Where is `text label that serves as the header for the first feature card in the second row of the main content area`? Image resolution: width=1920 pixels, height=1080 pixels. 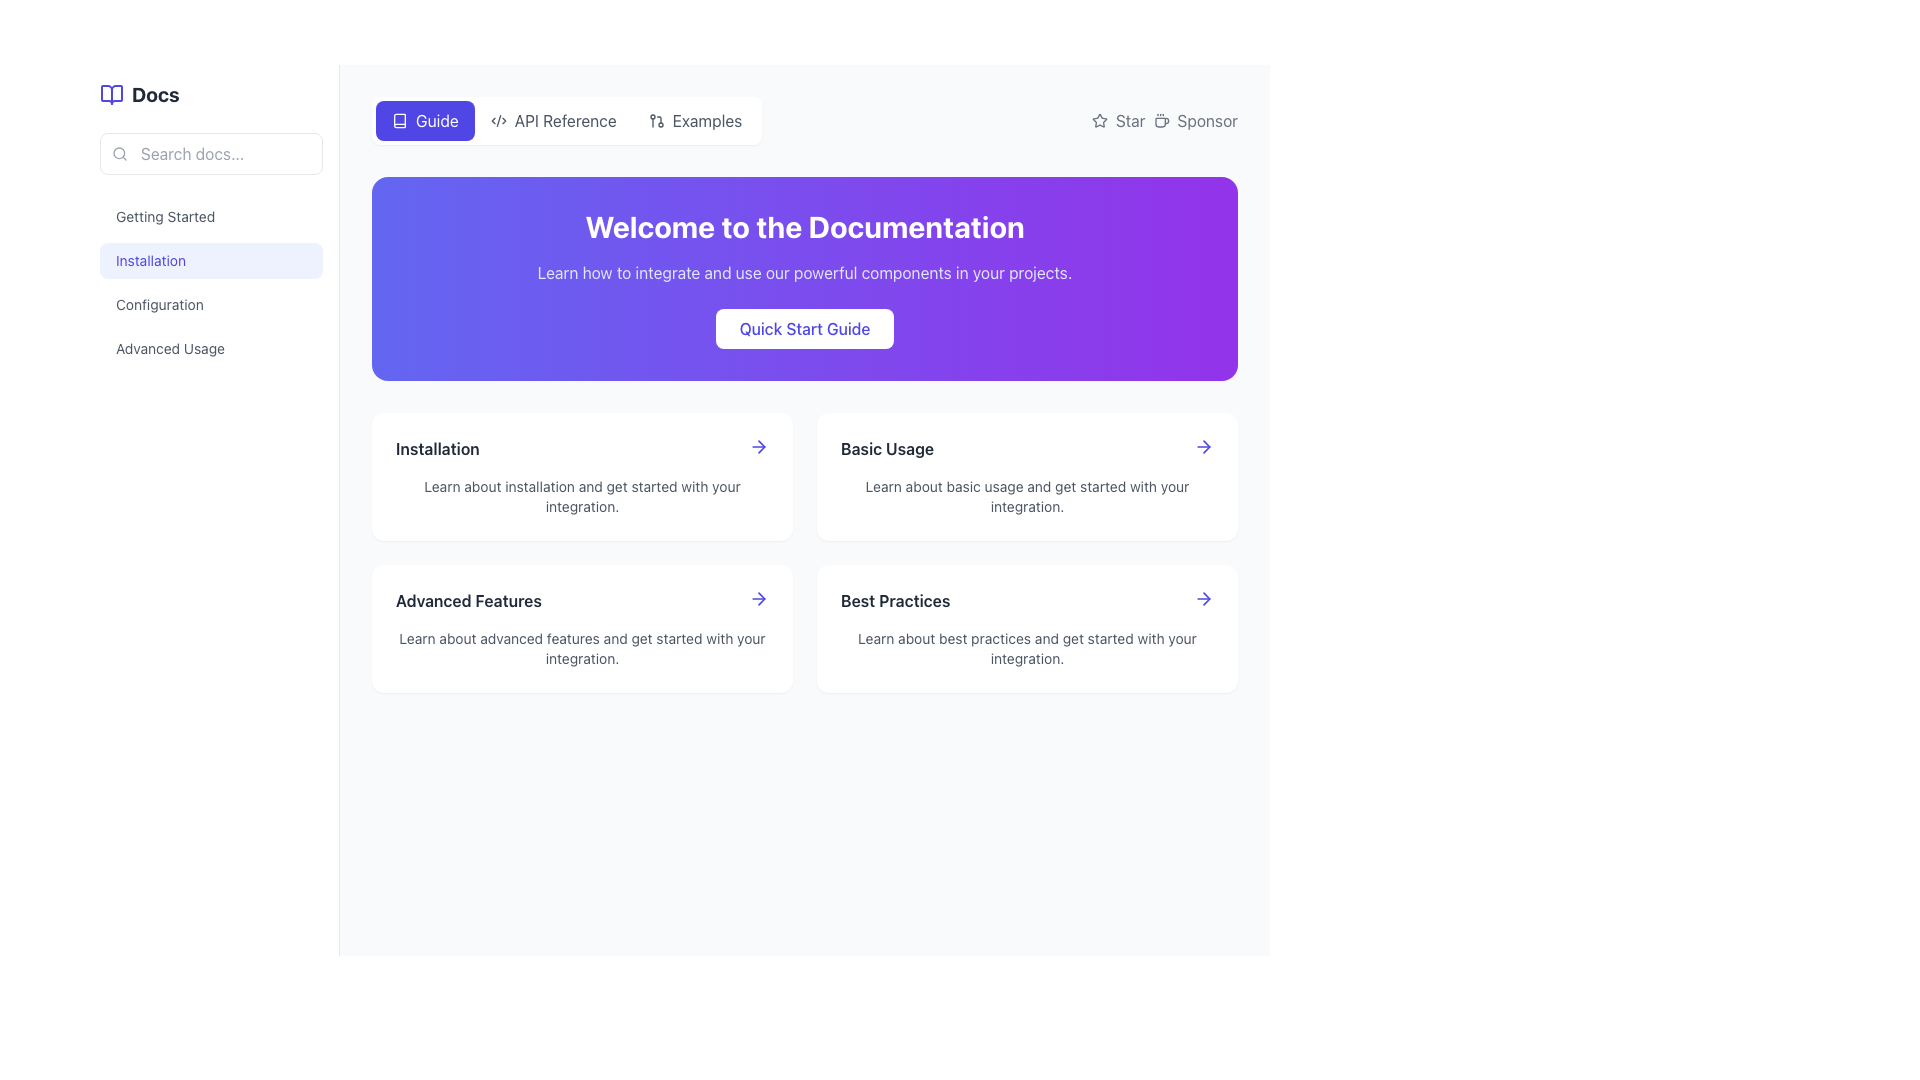 text label that serves as the header for the first feature card in the second row of the main content area is located at coordinates (436, 447).